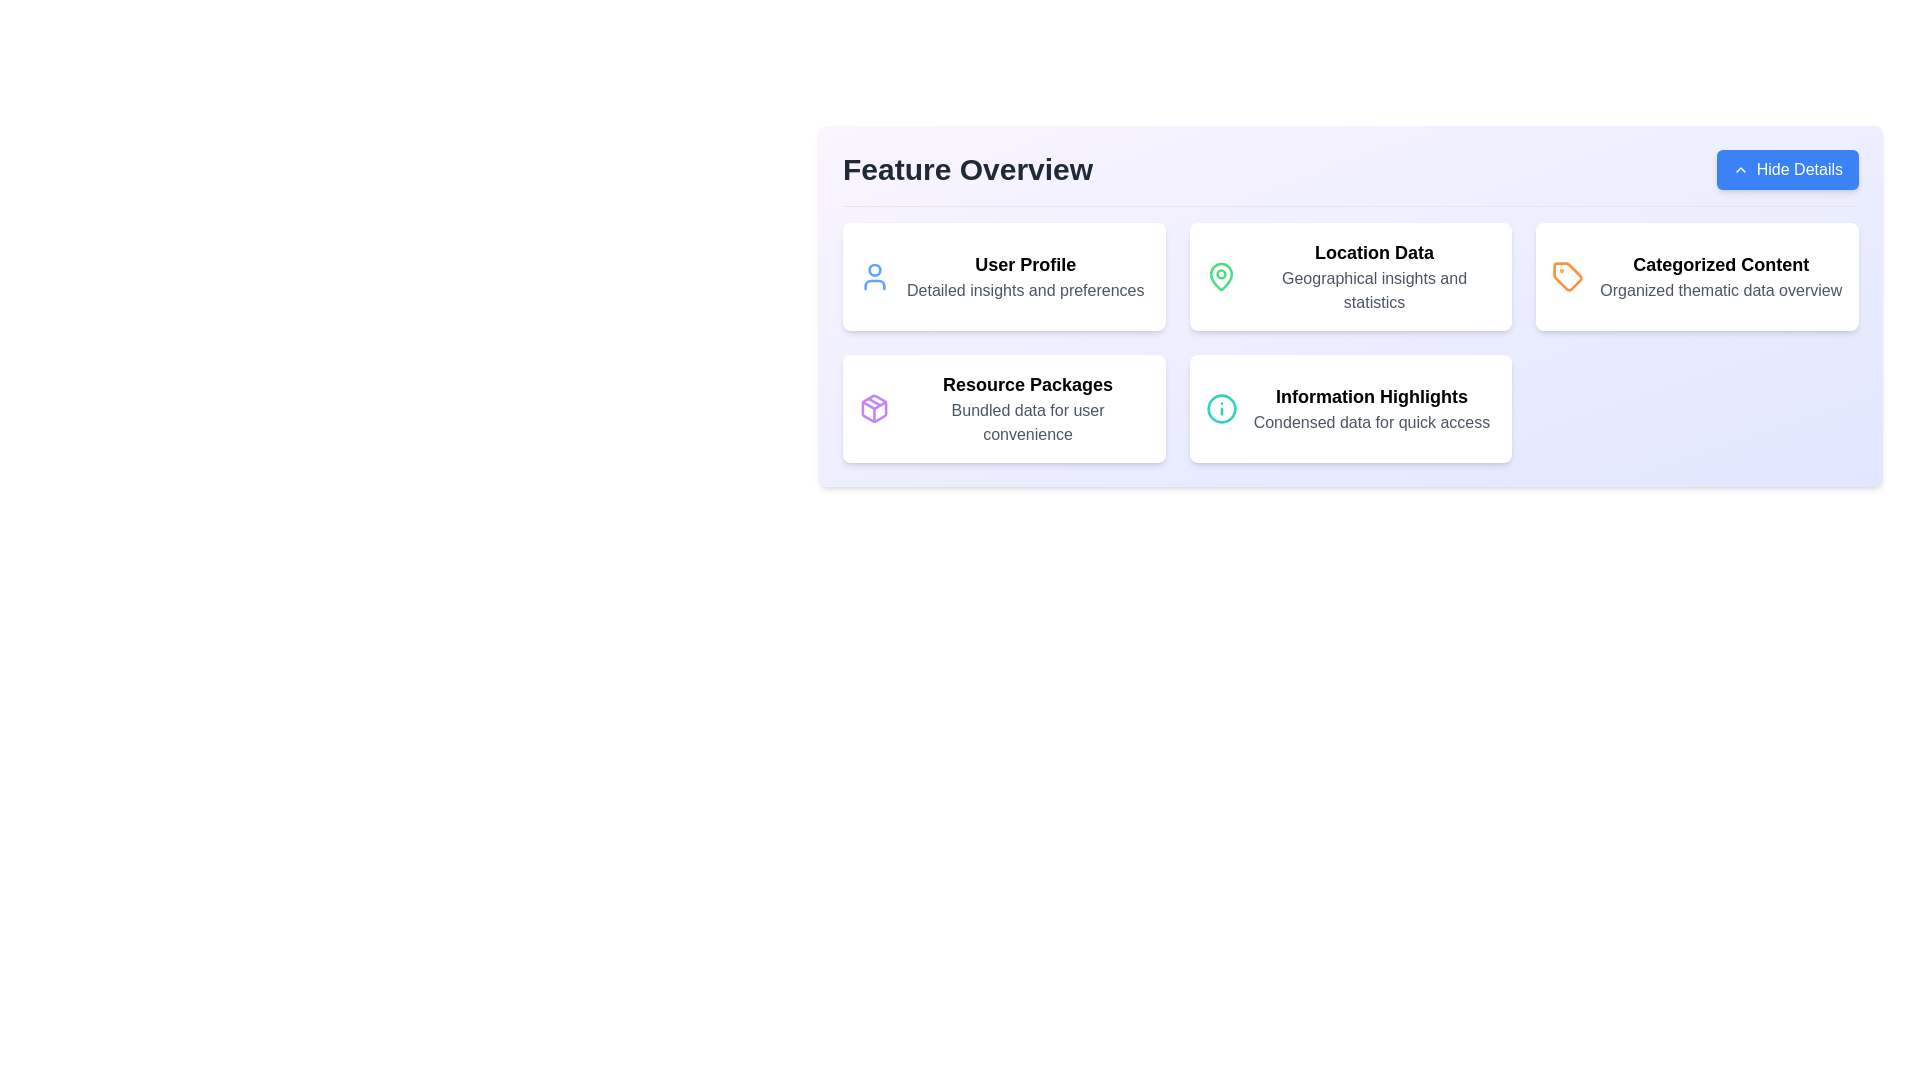 This screenshot has width=1920, height=1080. Describe the element at coordinates (1027, 422) in the screenshot. I see `the static label providing supplementary information for the 'Resource Packages' section, located below the heading in the second row of a grid layout` at that location.